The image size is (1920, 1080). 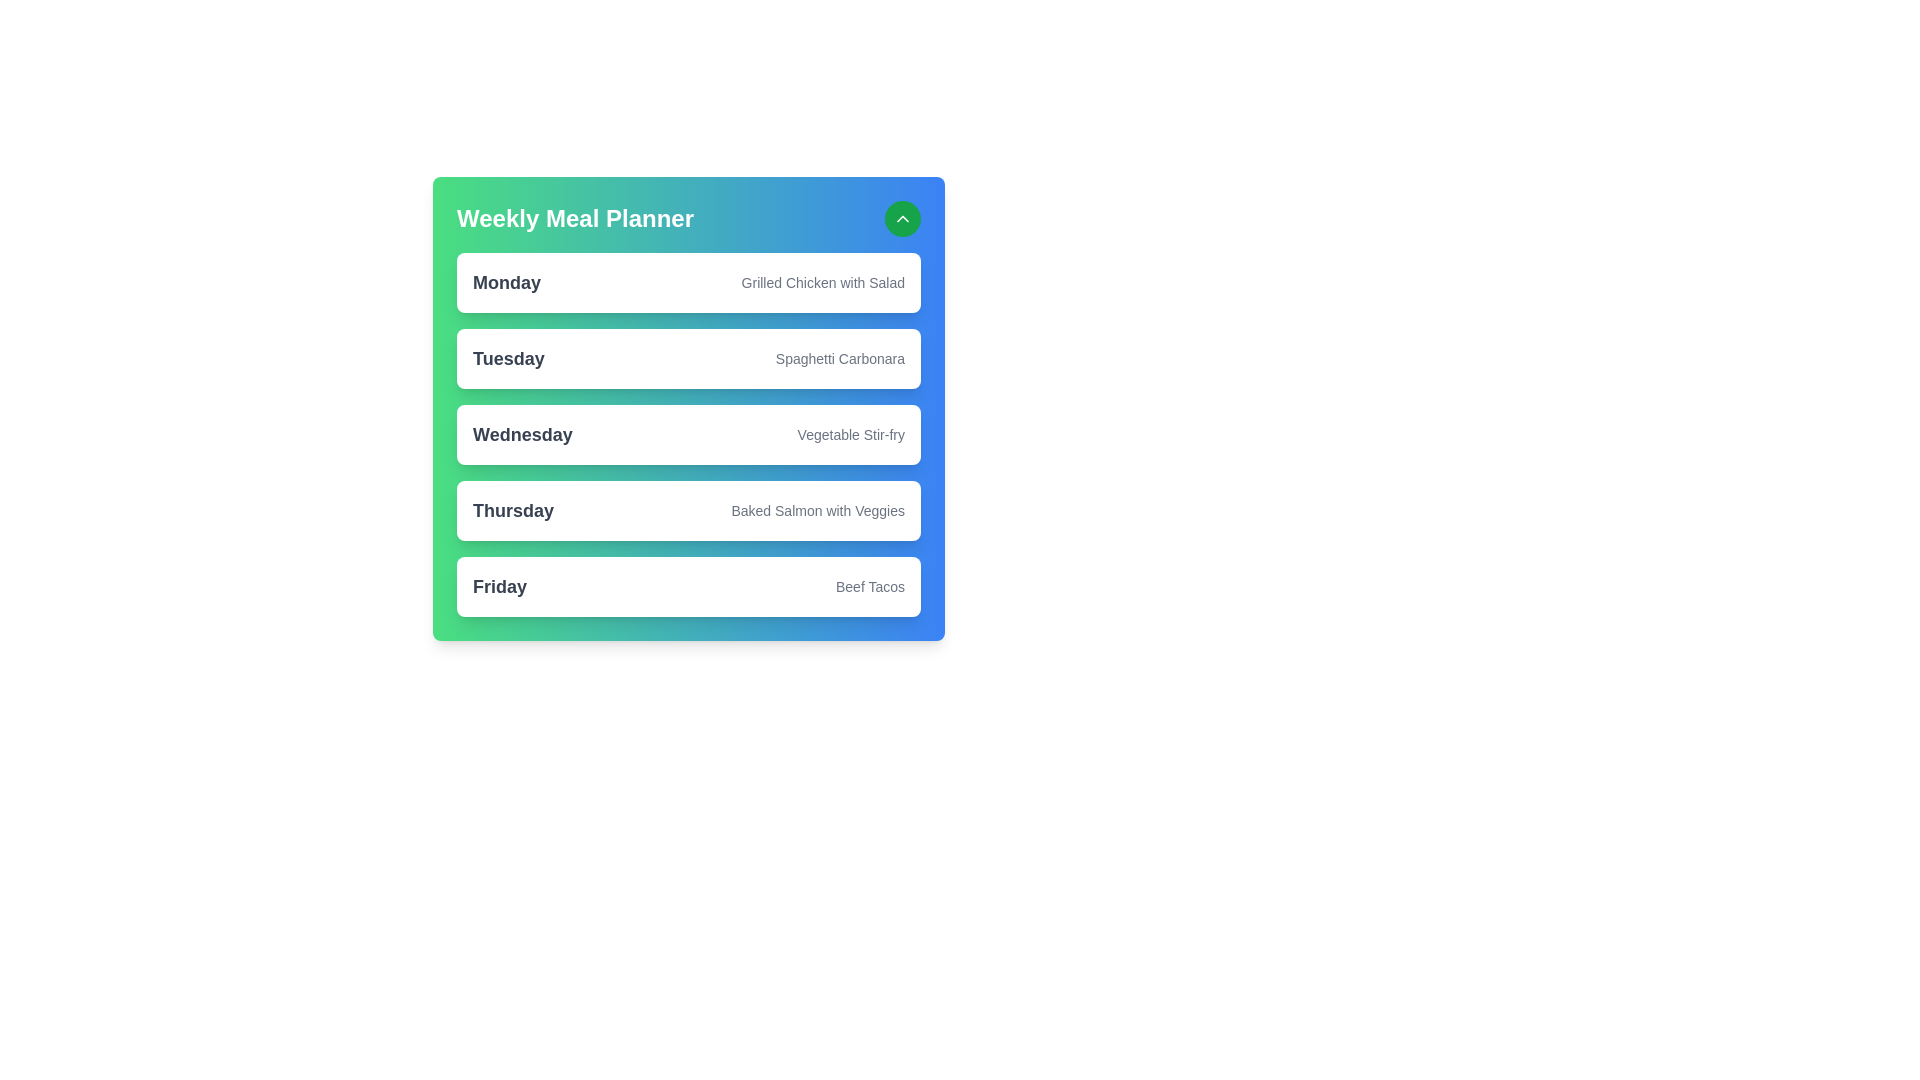 What do you see at coordinates (499, 585) in the screenshot?
I see `the menu item for a specific day, identified by Friday` at bounding box center [499, 585].